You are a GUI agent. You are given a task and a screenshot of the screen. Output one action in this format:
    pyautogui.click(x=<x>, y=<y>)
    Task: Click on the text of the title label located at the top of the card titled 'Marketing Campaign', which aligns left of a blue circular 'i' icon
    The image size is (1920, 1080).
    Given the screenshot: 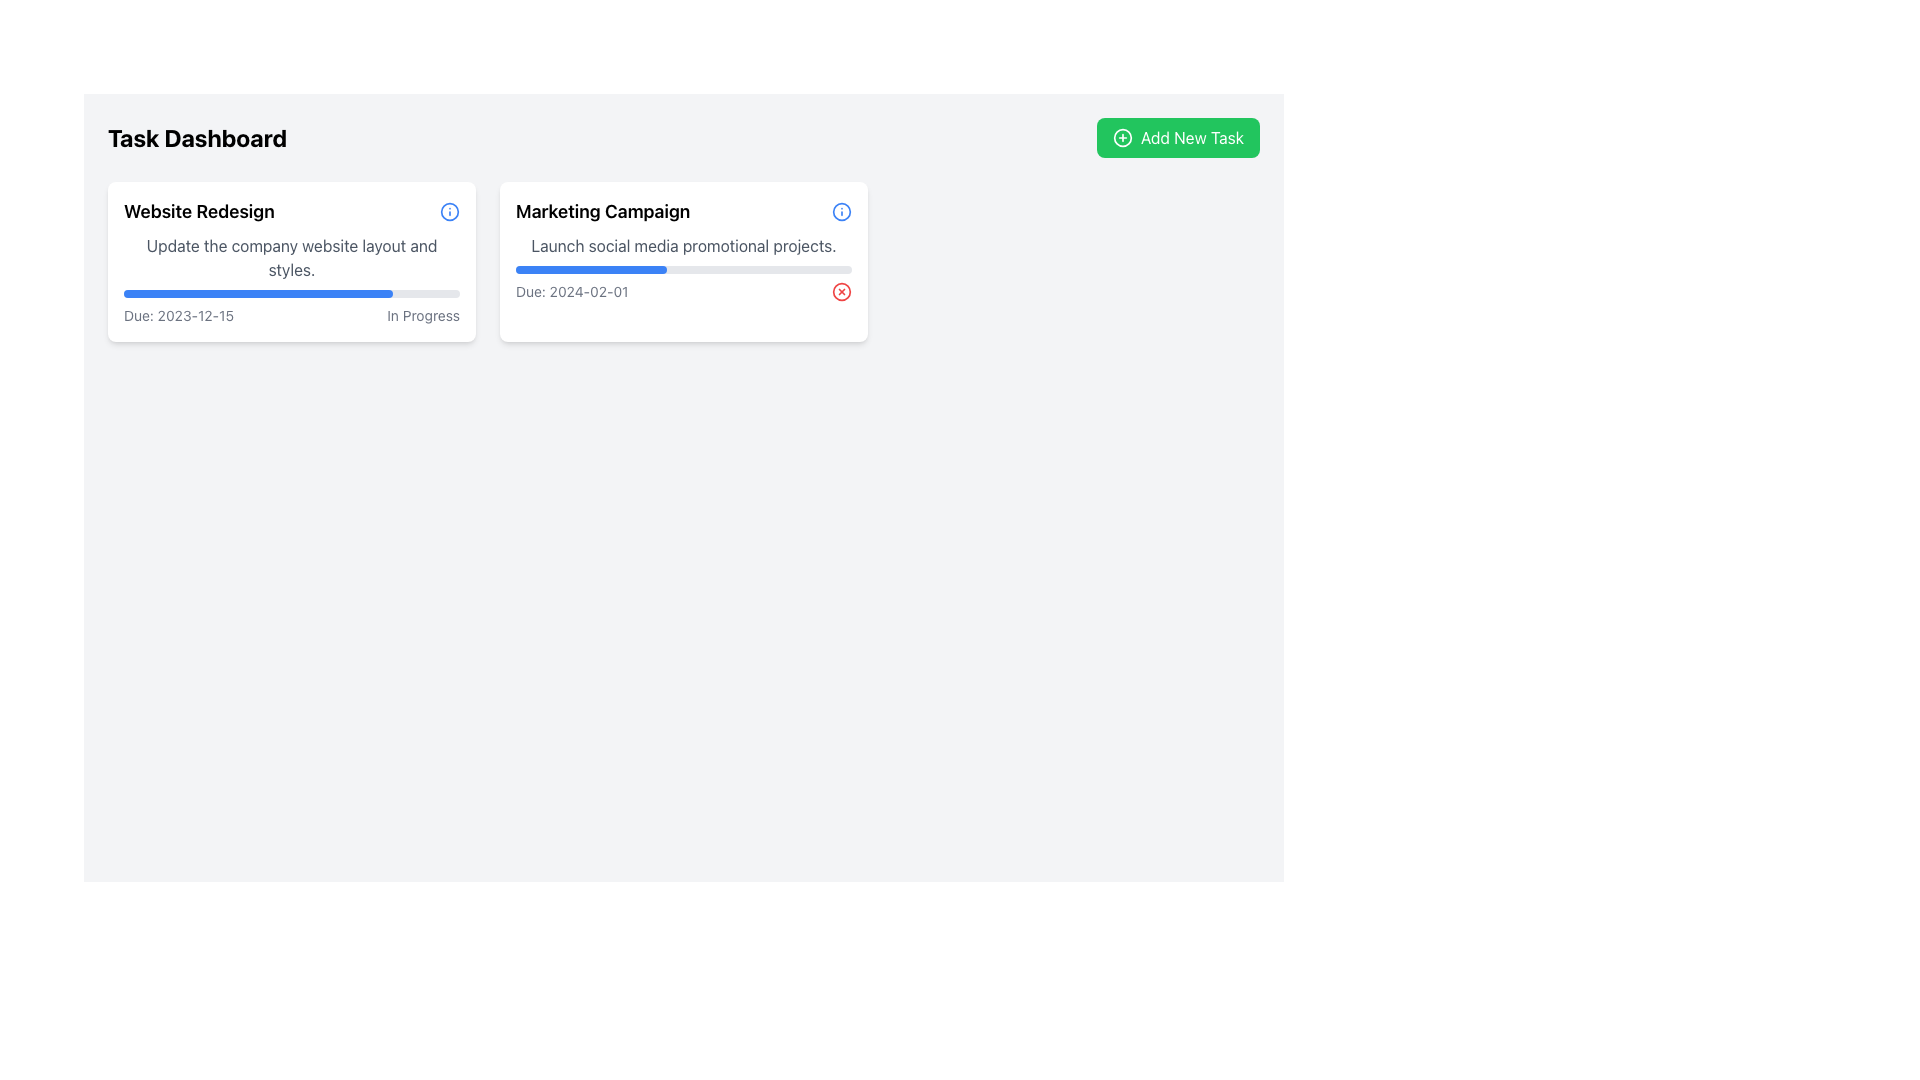 What is the action you would take?
    pyautogui.click(x=684, y=212)
    